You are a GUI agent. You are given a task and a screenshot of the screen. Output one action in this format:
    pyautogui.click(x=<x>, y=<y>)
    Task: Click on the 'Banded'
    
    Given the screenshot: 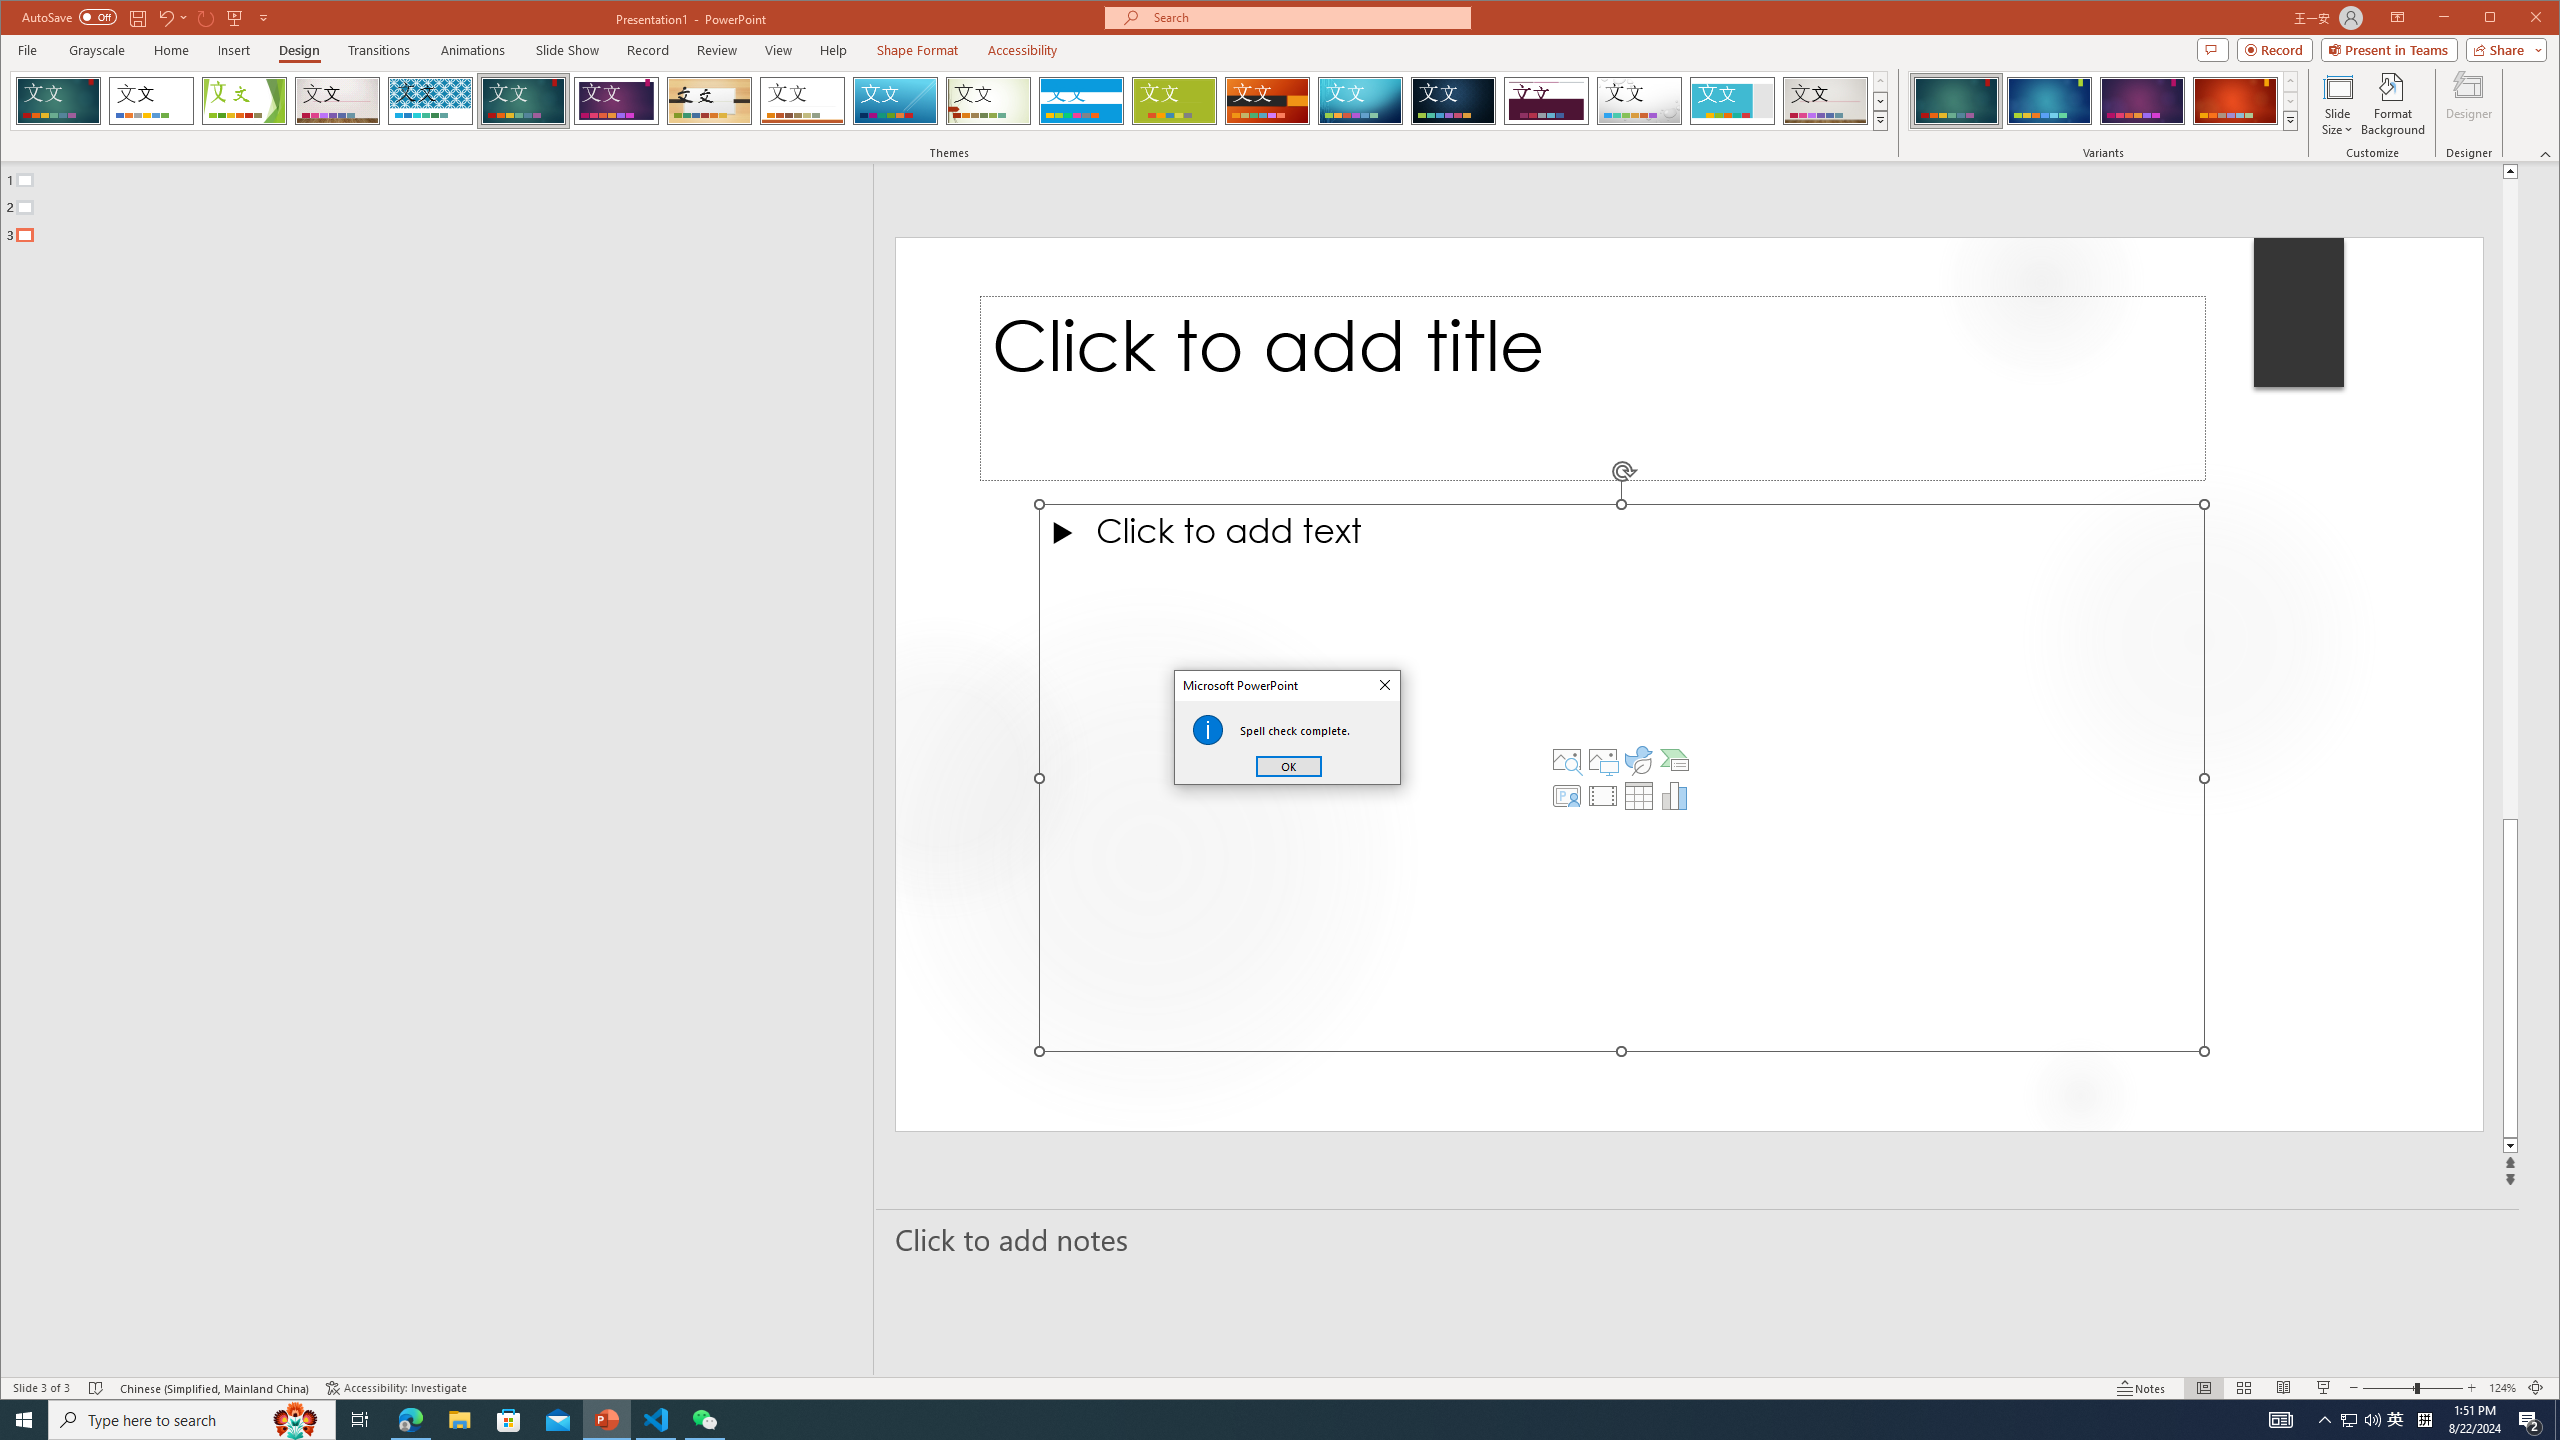 What is the action you would take?
    pyautogui.click(x=1080, y=100)
    